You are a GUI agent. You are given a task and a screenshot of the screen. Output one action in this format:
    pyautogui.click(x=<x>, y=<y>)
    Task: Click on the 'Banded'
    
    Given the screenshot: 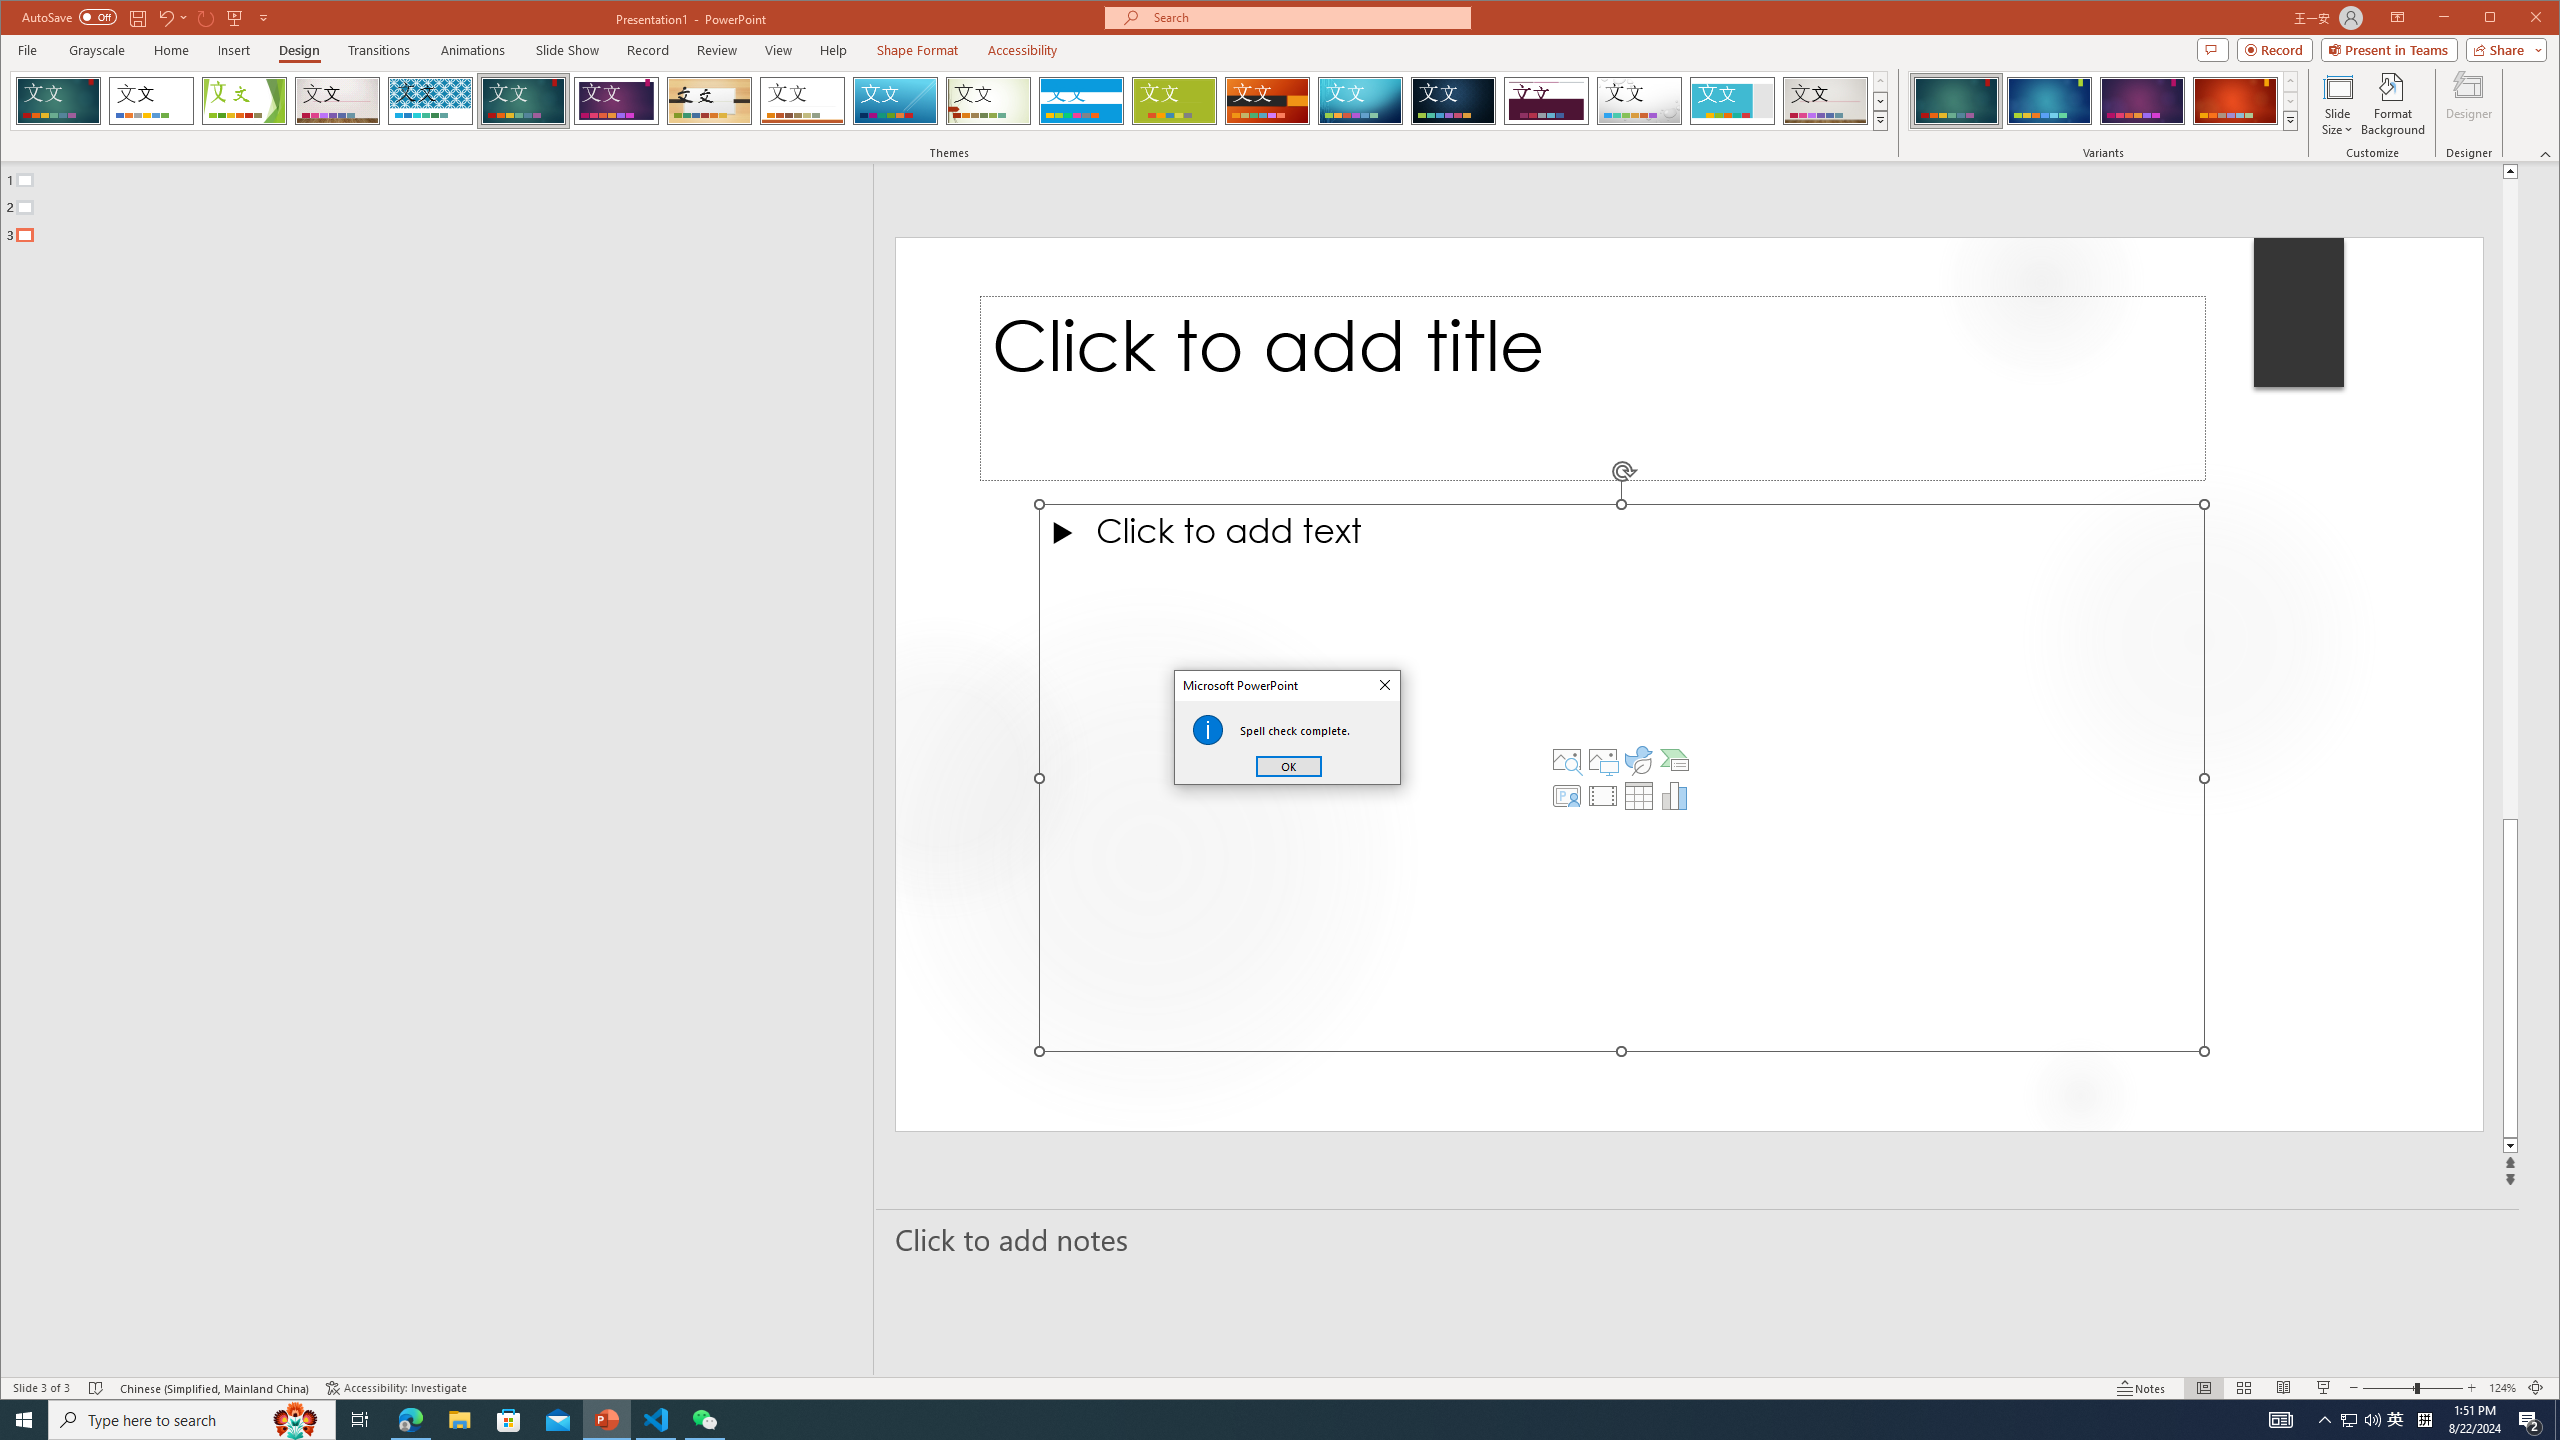 What is the action you would take?
    pyautogui.click(x=1080, y=100)
    